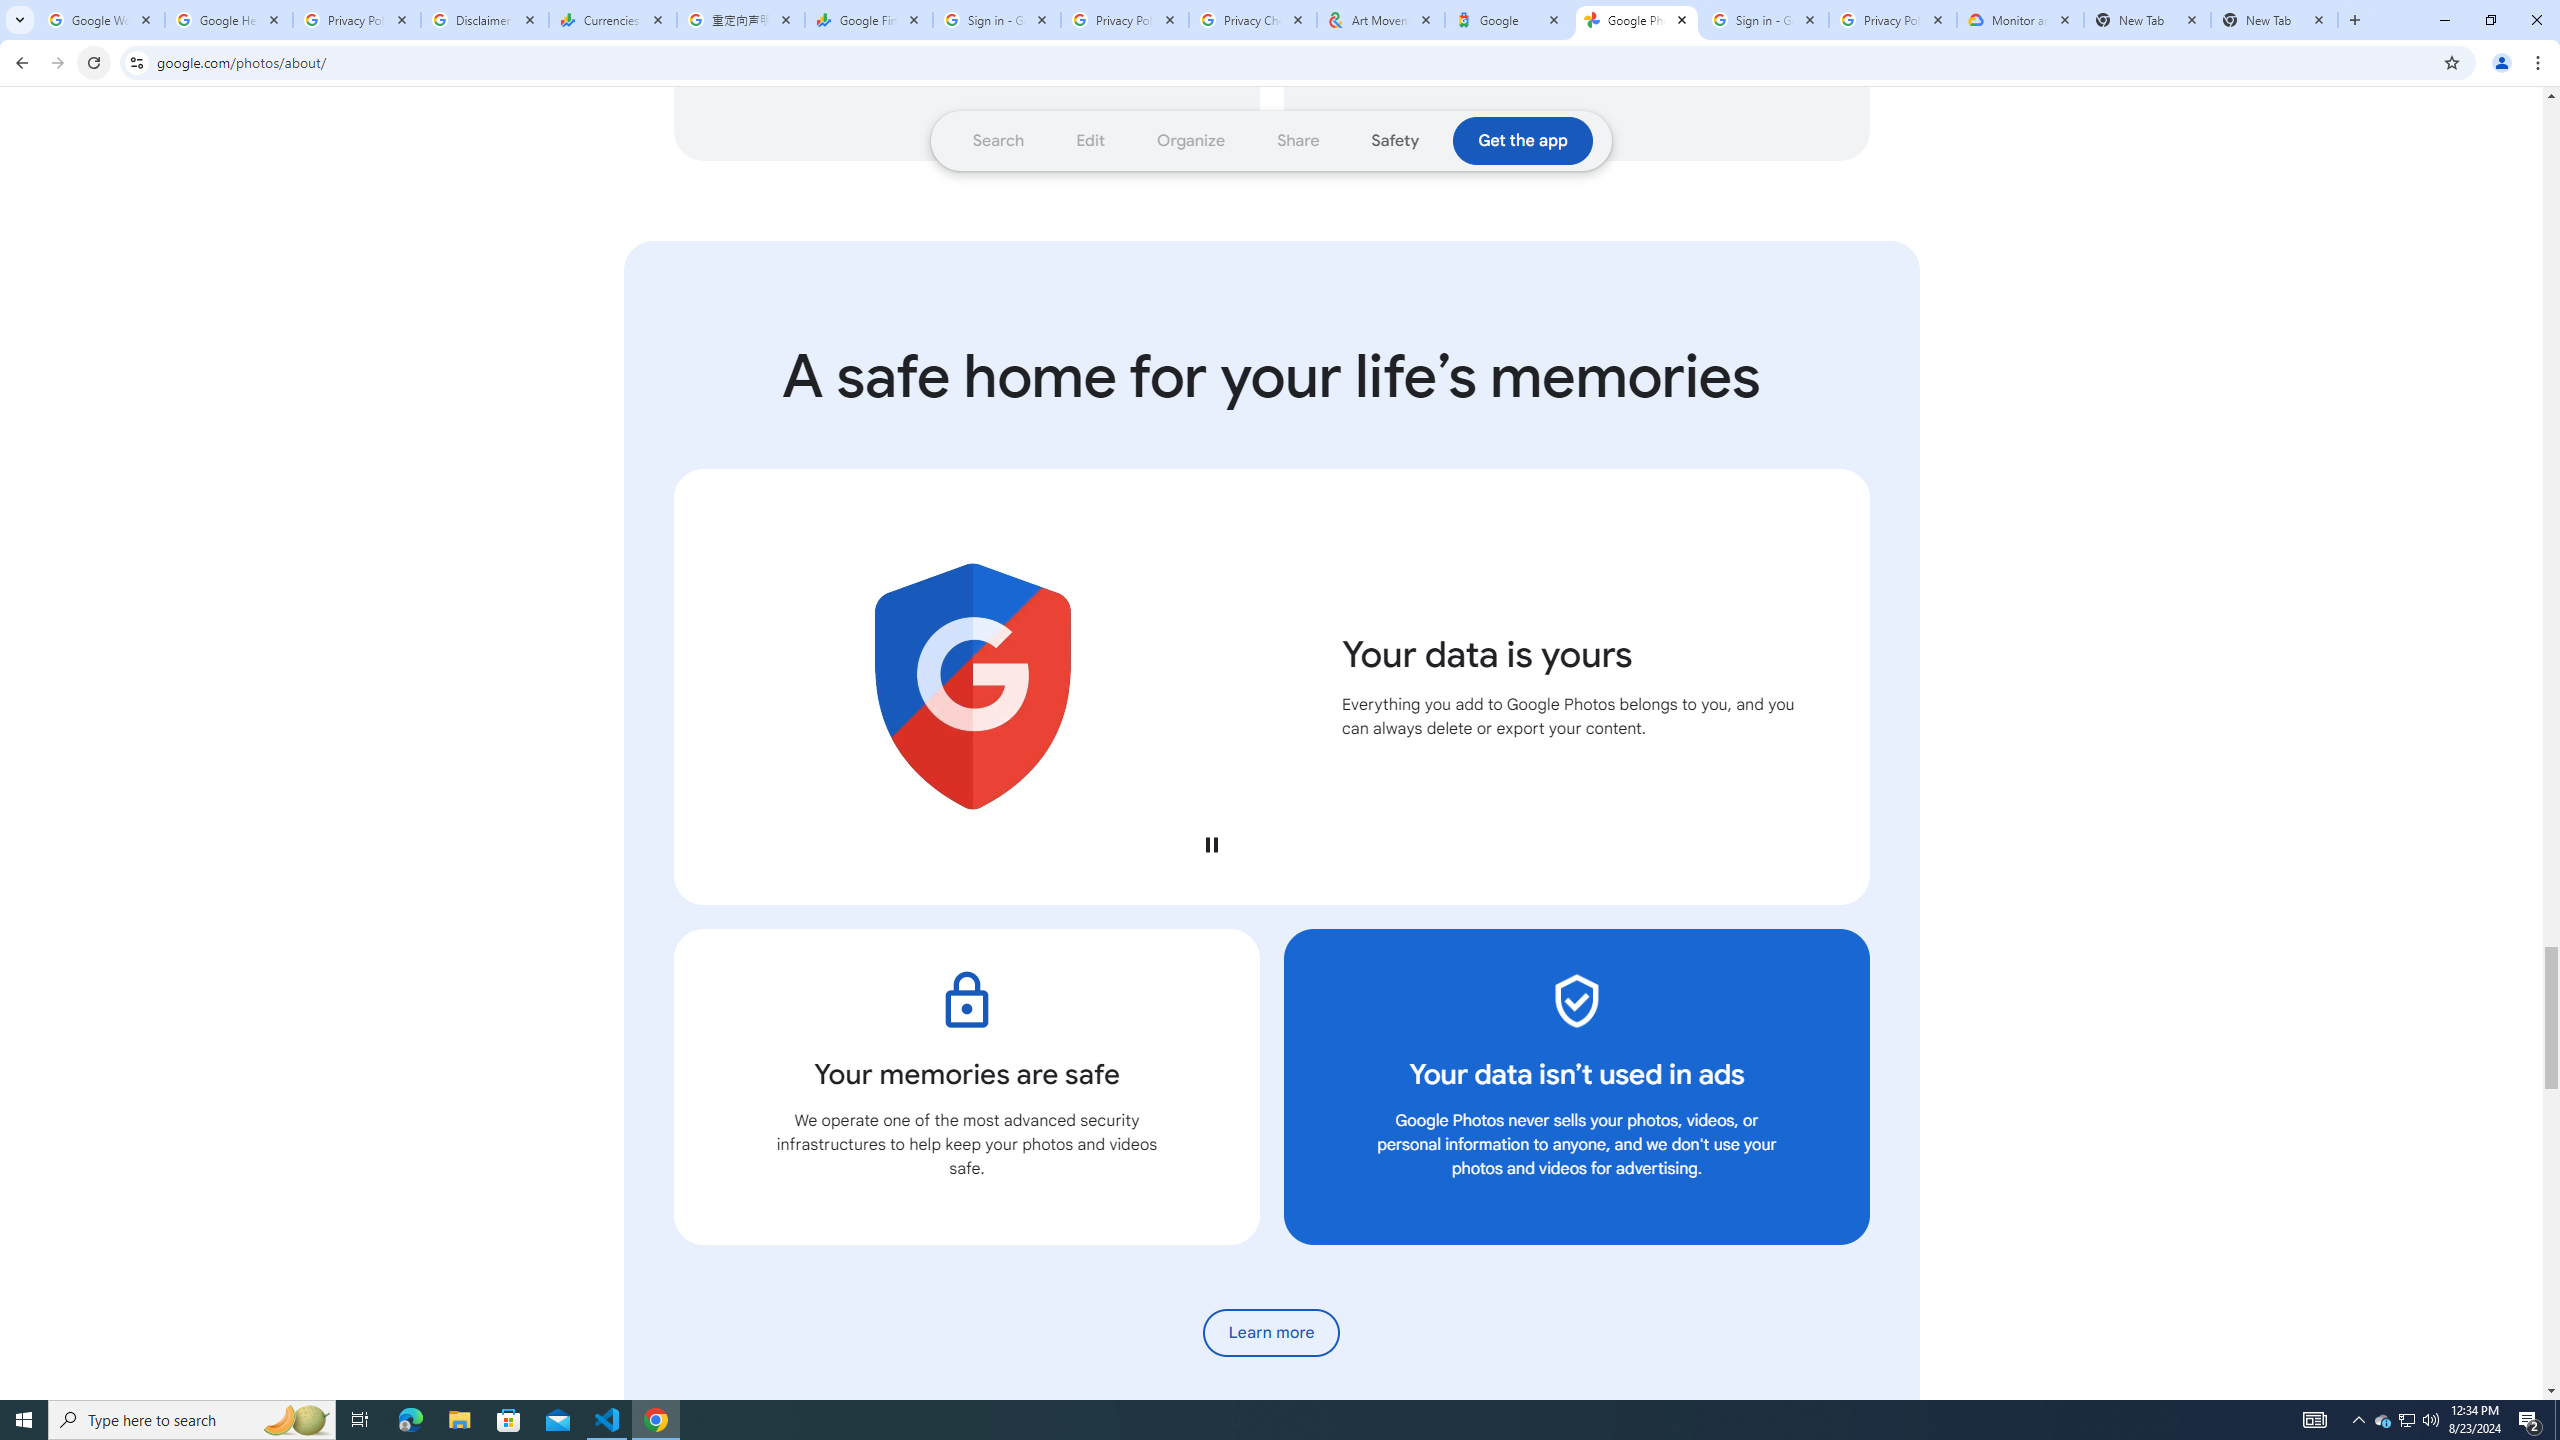 This screenshot has width=2560, height=1440. I want to click on 'Google', so click(1508, 19).